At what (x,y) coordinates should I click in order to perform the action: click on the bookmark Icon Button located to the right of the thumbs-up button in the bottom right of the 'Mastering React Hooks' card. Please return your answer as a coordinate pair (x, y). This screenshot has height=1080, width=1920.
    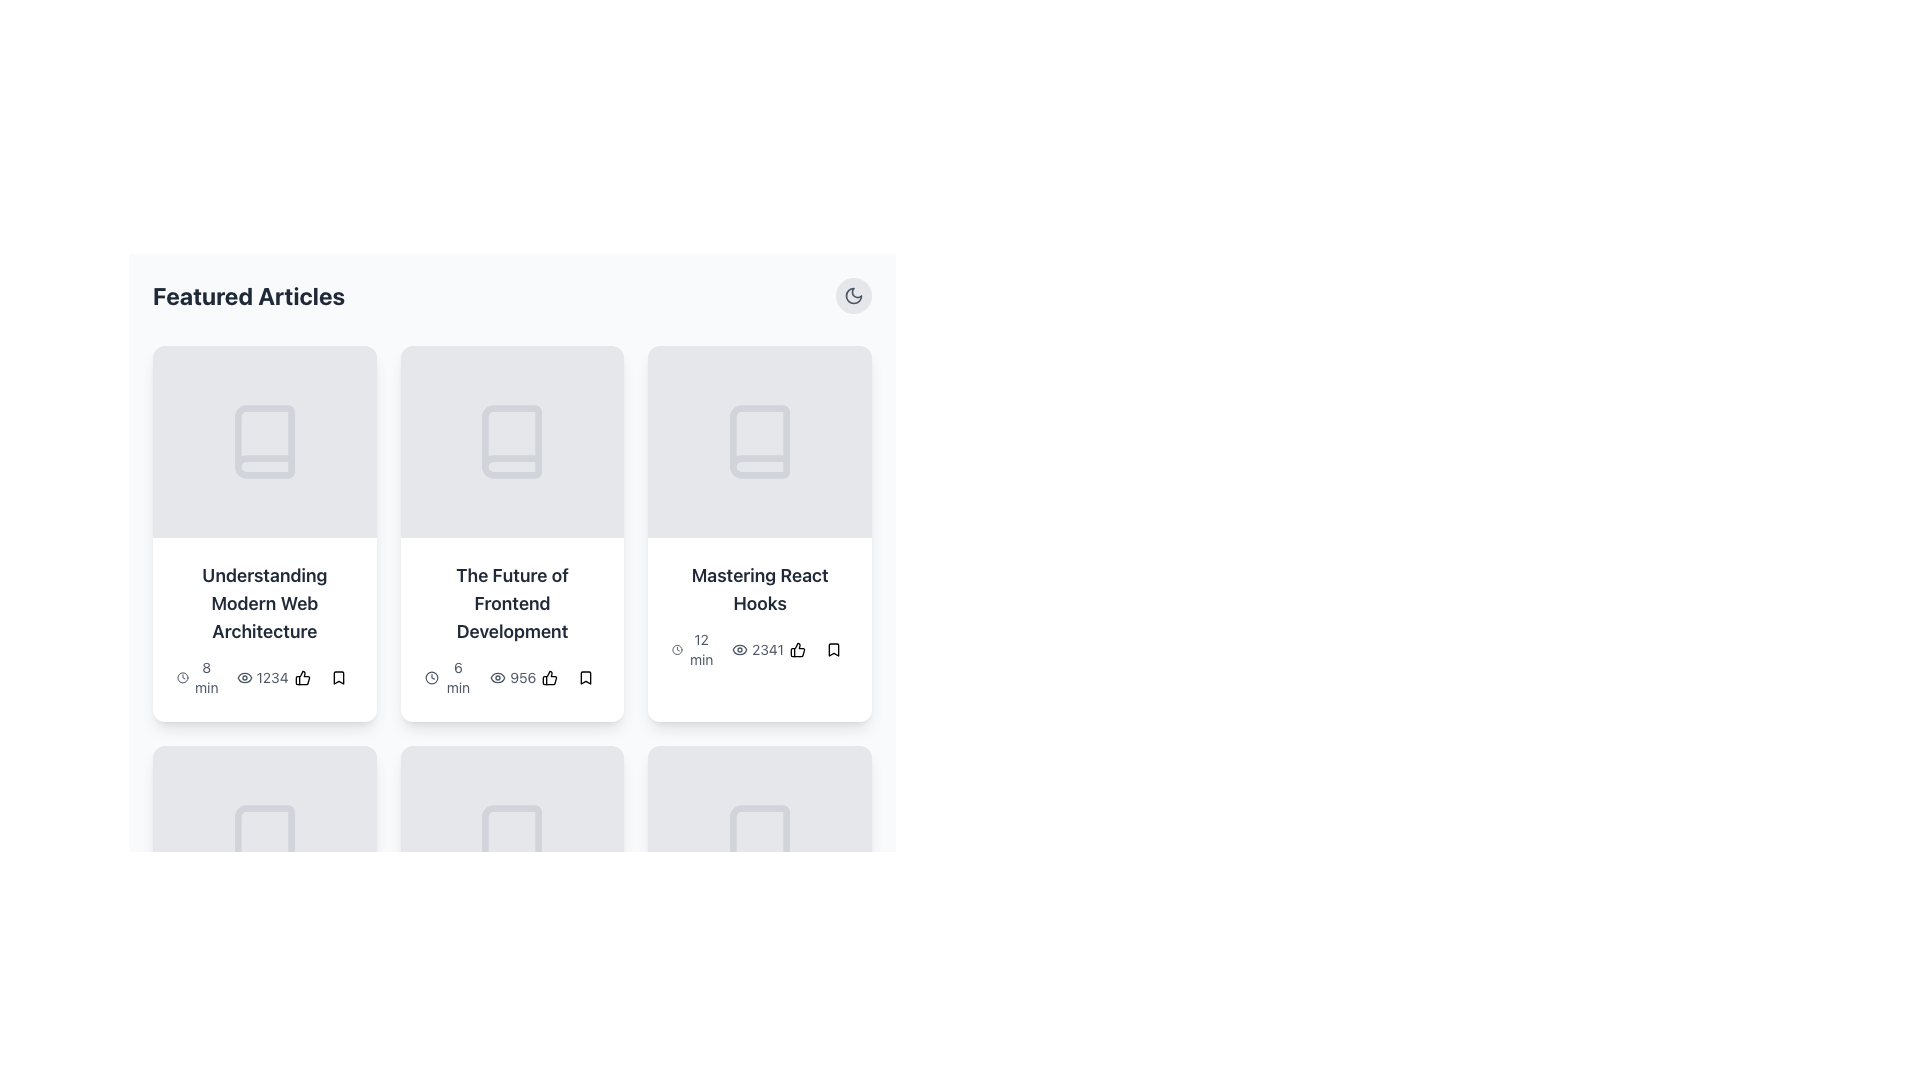
    Looking at the image, I should click on (834, 650).